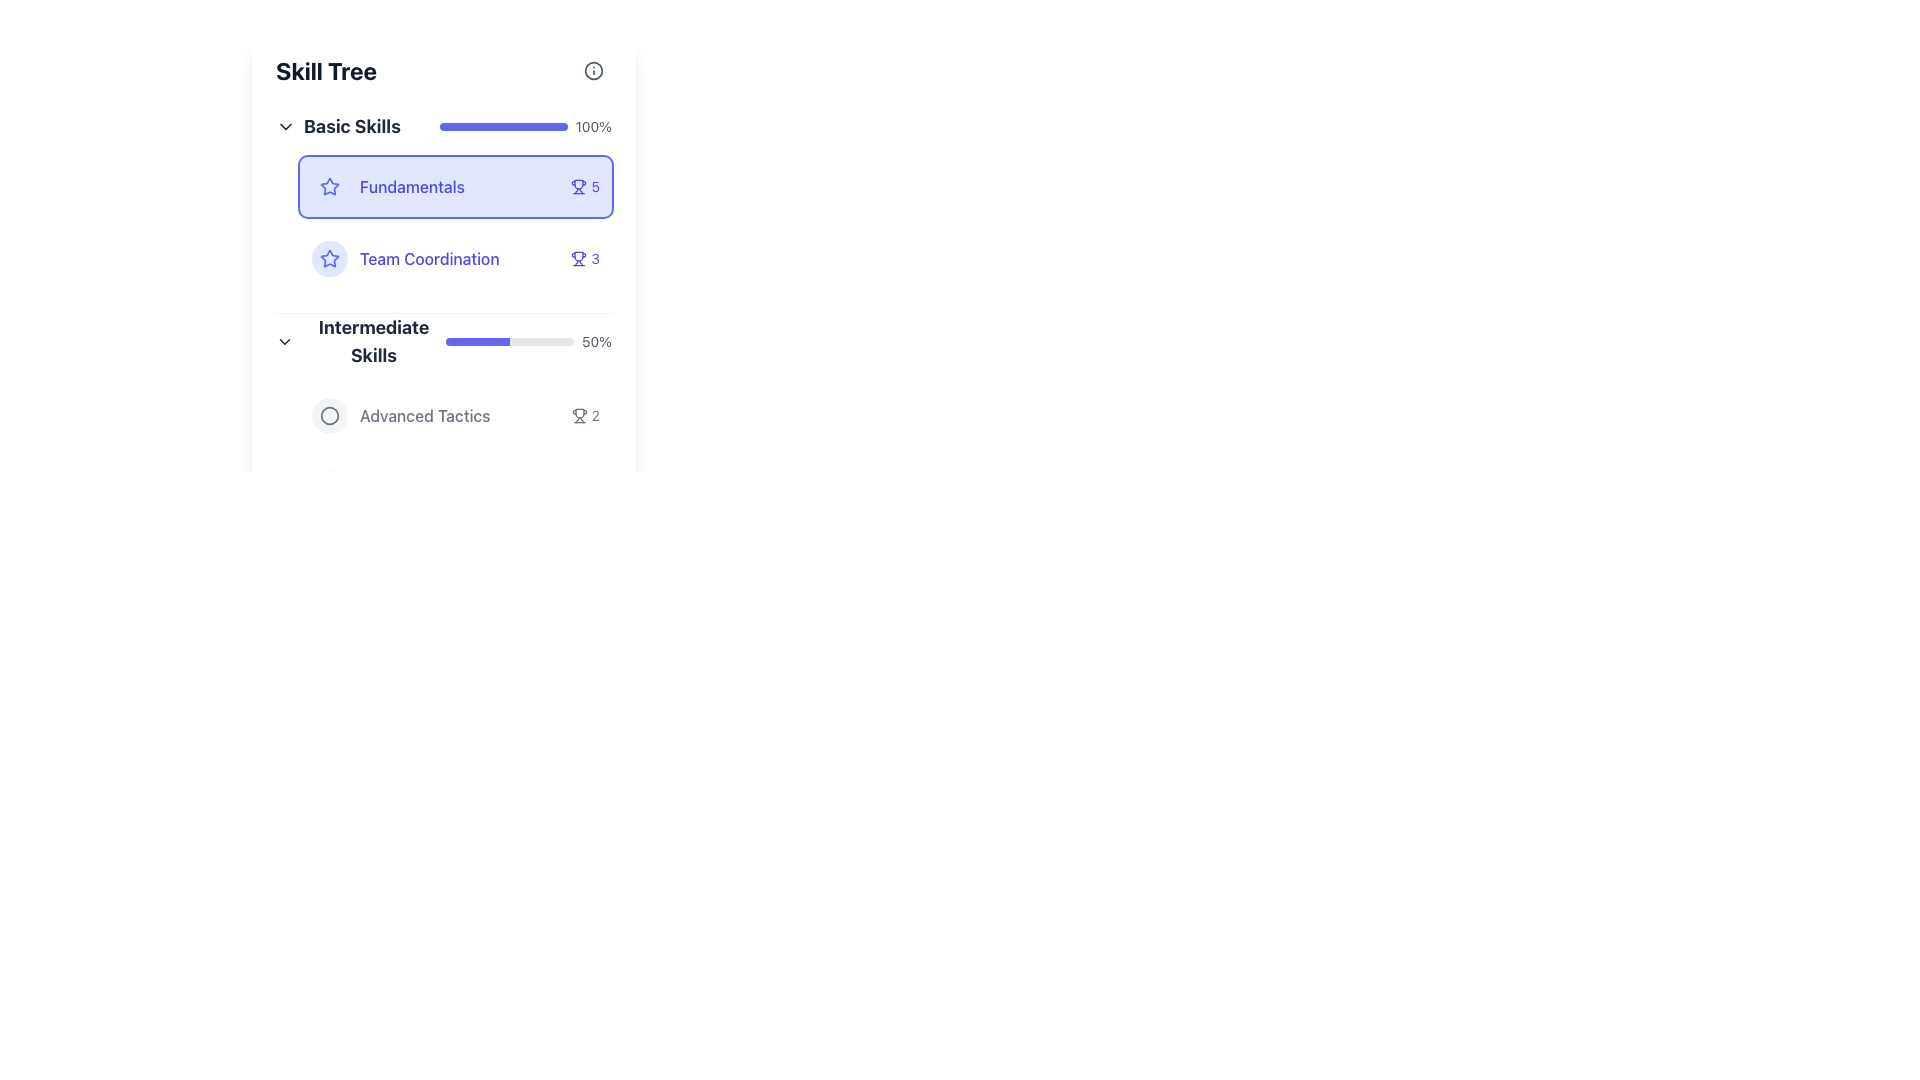 This screenshot has height=1080, width=1920. Describe the element at coordinates (594, 257) in the screenshot. I see `the small, light-colored number '3' displayed in a small font size, which is positioned adjacent to the trophy icon in the 'Basic Skills' section under the 'Team Coordination' label` at that location.